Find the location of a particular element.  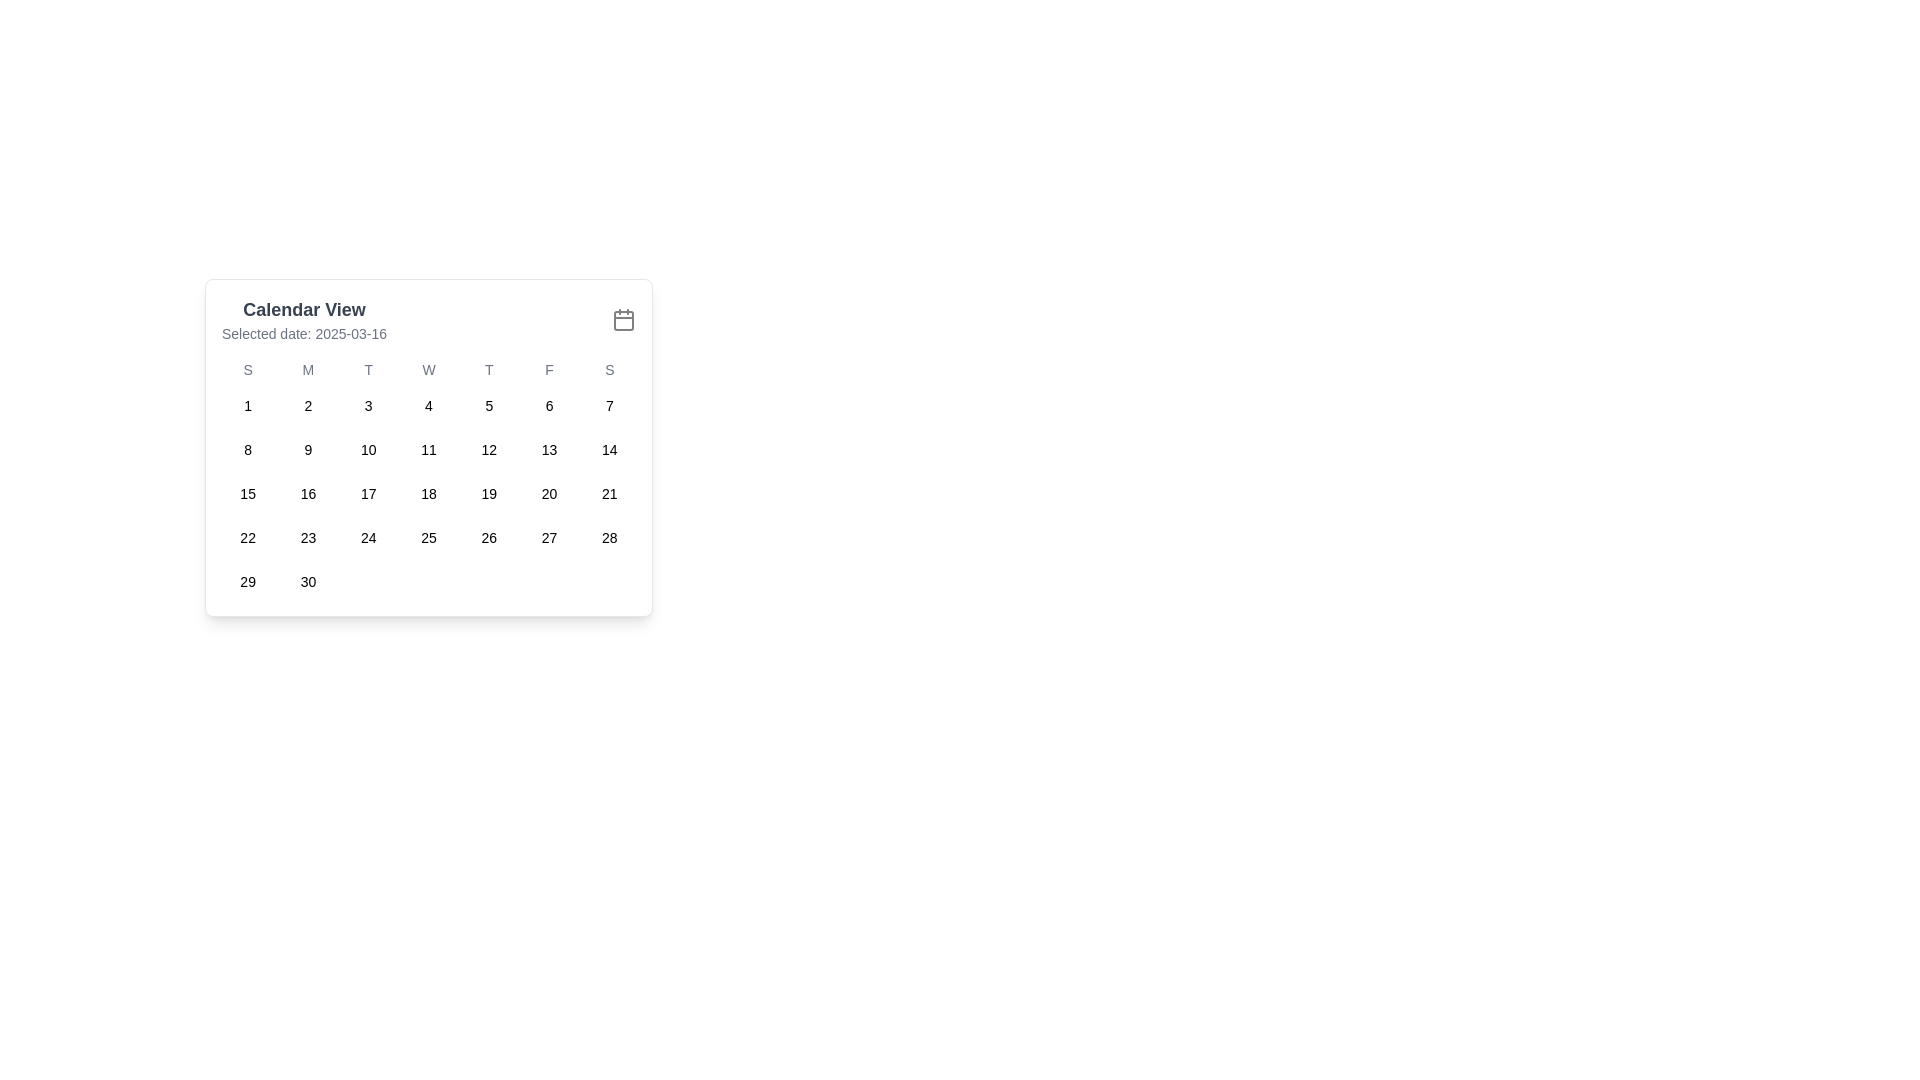

the calendar day cell displaying the number '16', which is styled as a rectangular box with a hover effect that changes the background color slightly is located at coordinates (307, 493).